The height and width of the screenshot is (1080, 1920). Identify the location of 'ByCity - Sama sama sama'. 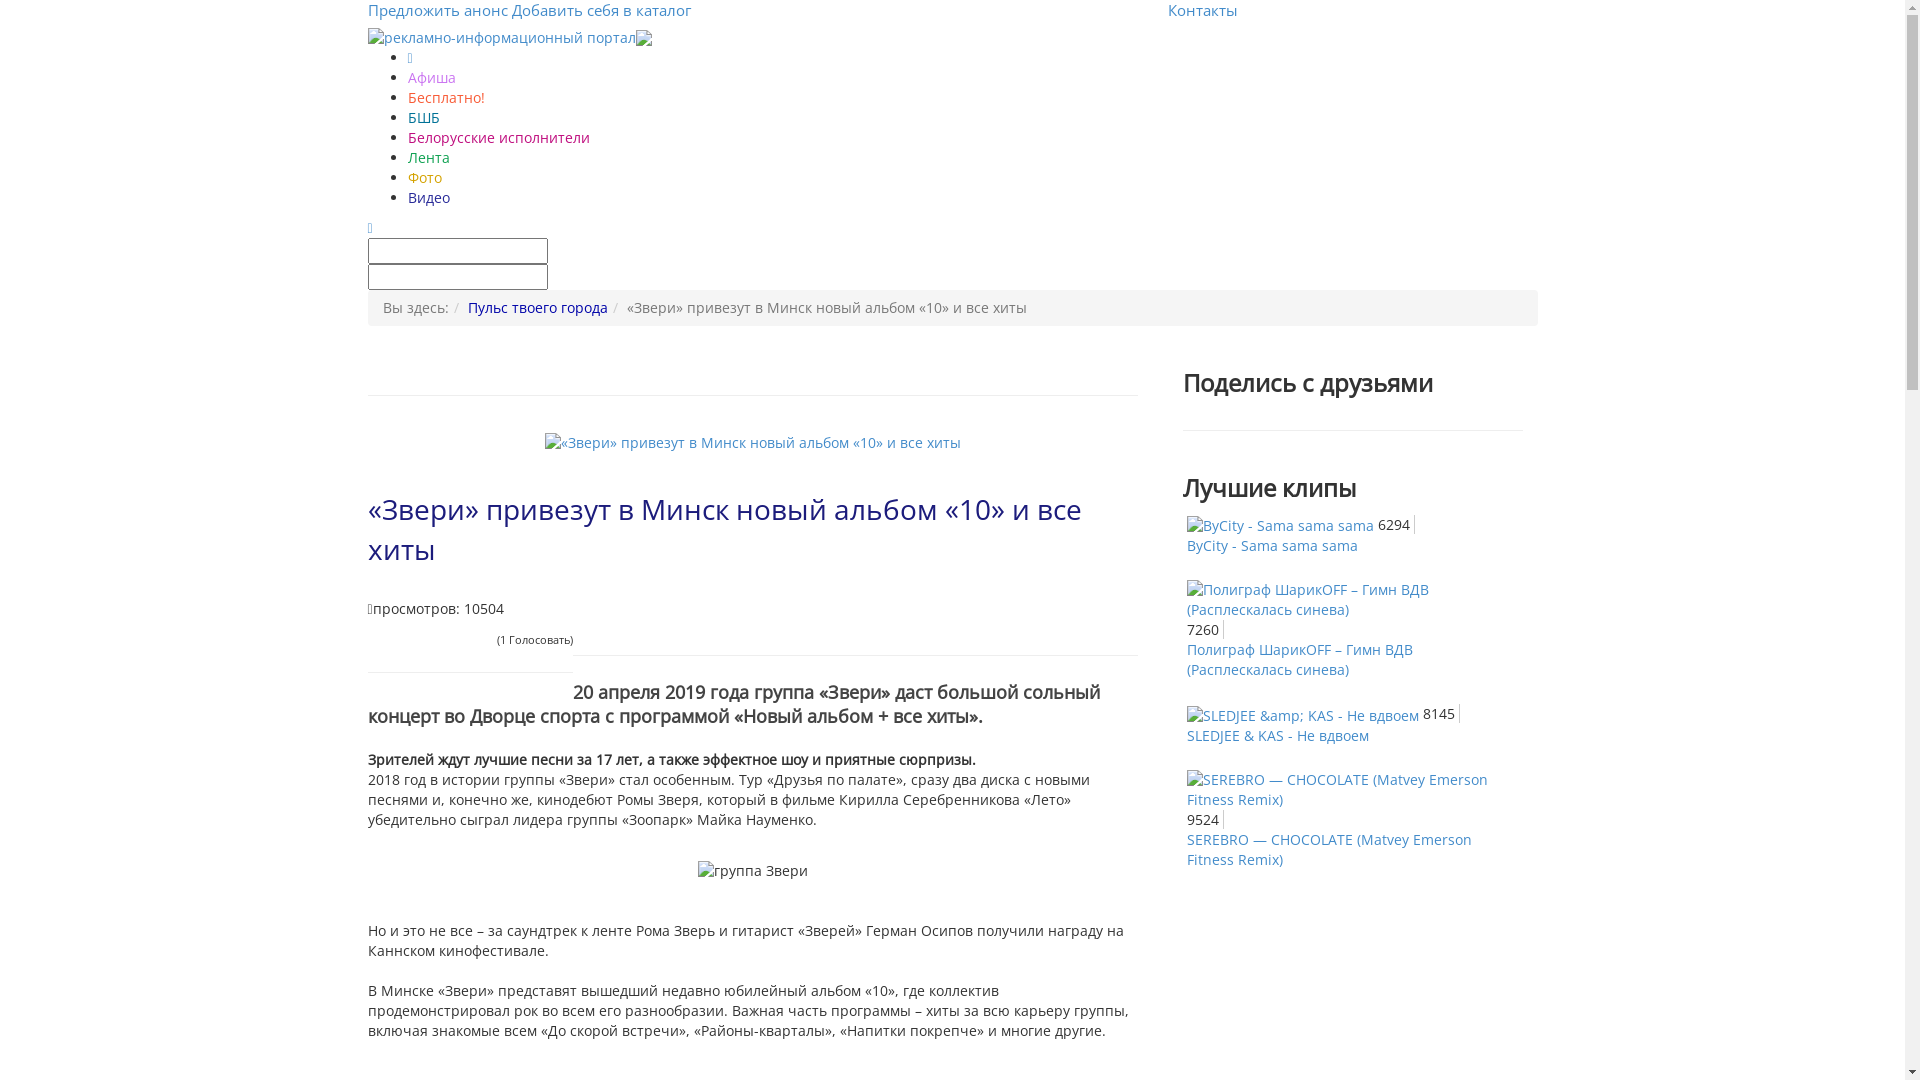
(1185, 545).